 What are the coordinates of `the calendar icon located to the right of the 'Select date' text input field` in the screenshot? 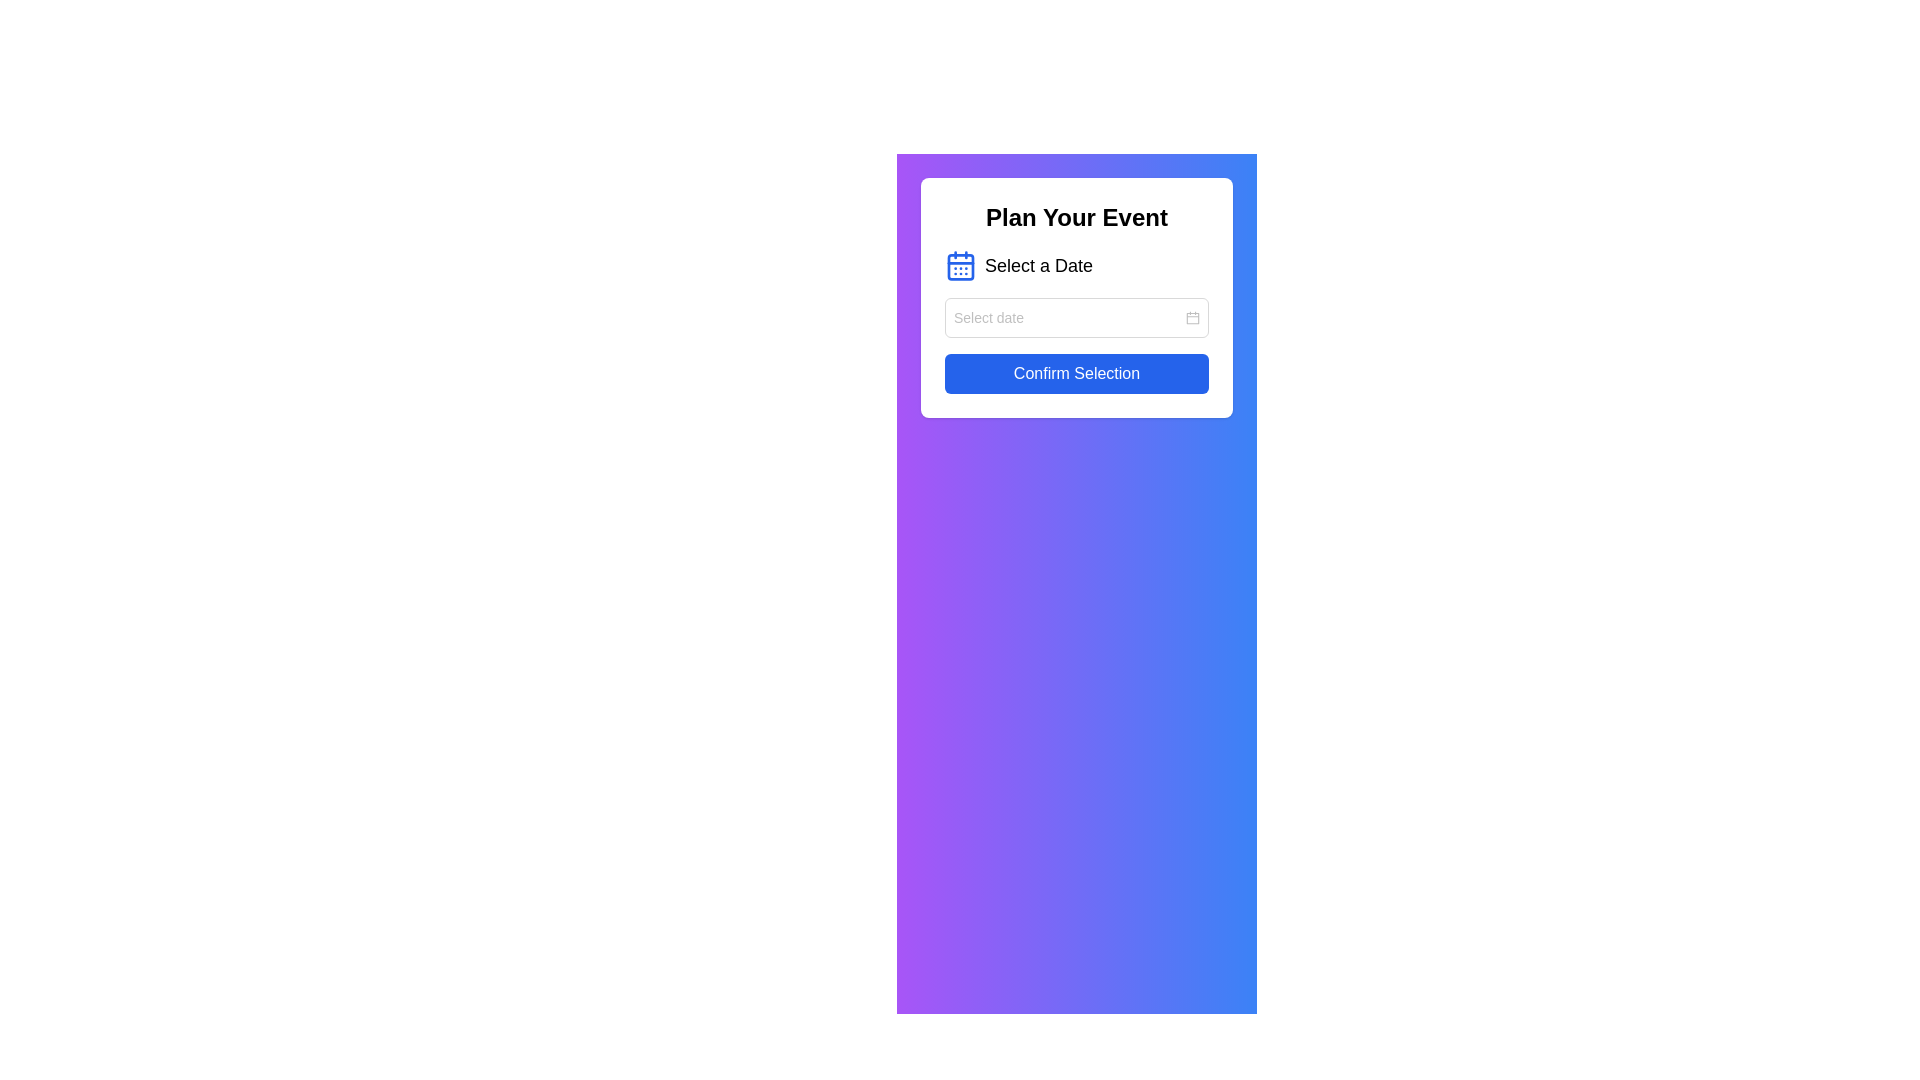 It's located at (1193, 316).